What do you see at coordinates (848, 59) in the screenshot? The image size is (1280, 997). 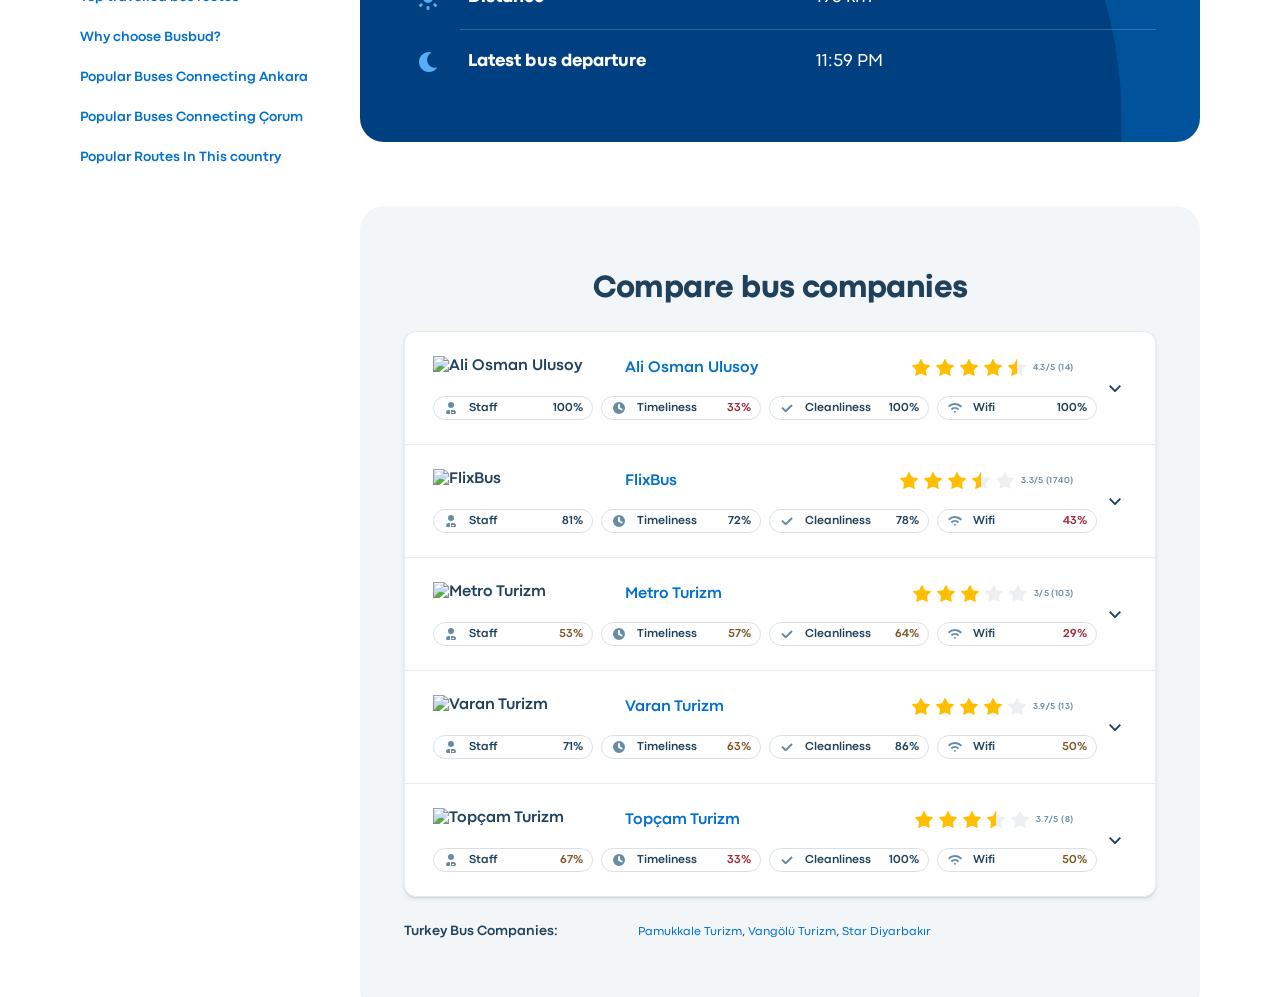 I see `'11:59 PM'` at bounding box center [848, 59].